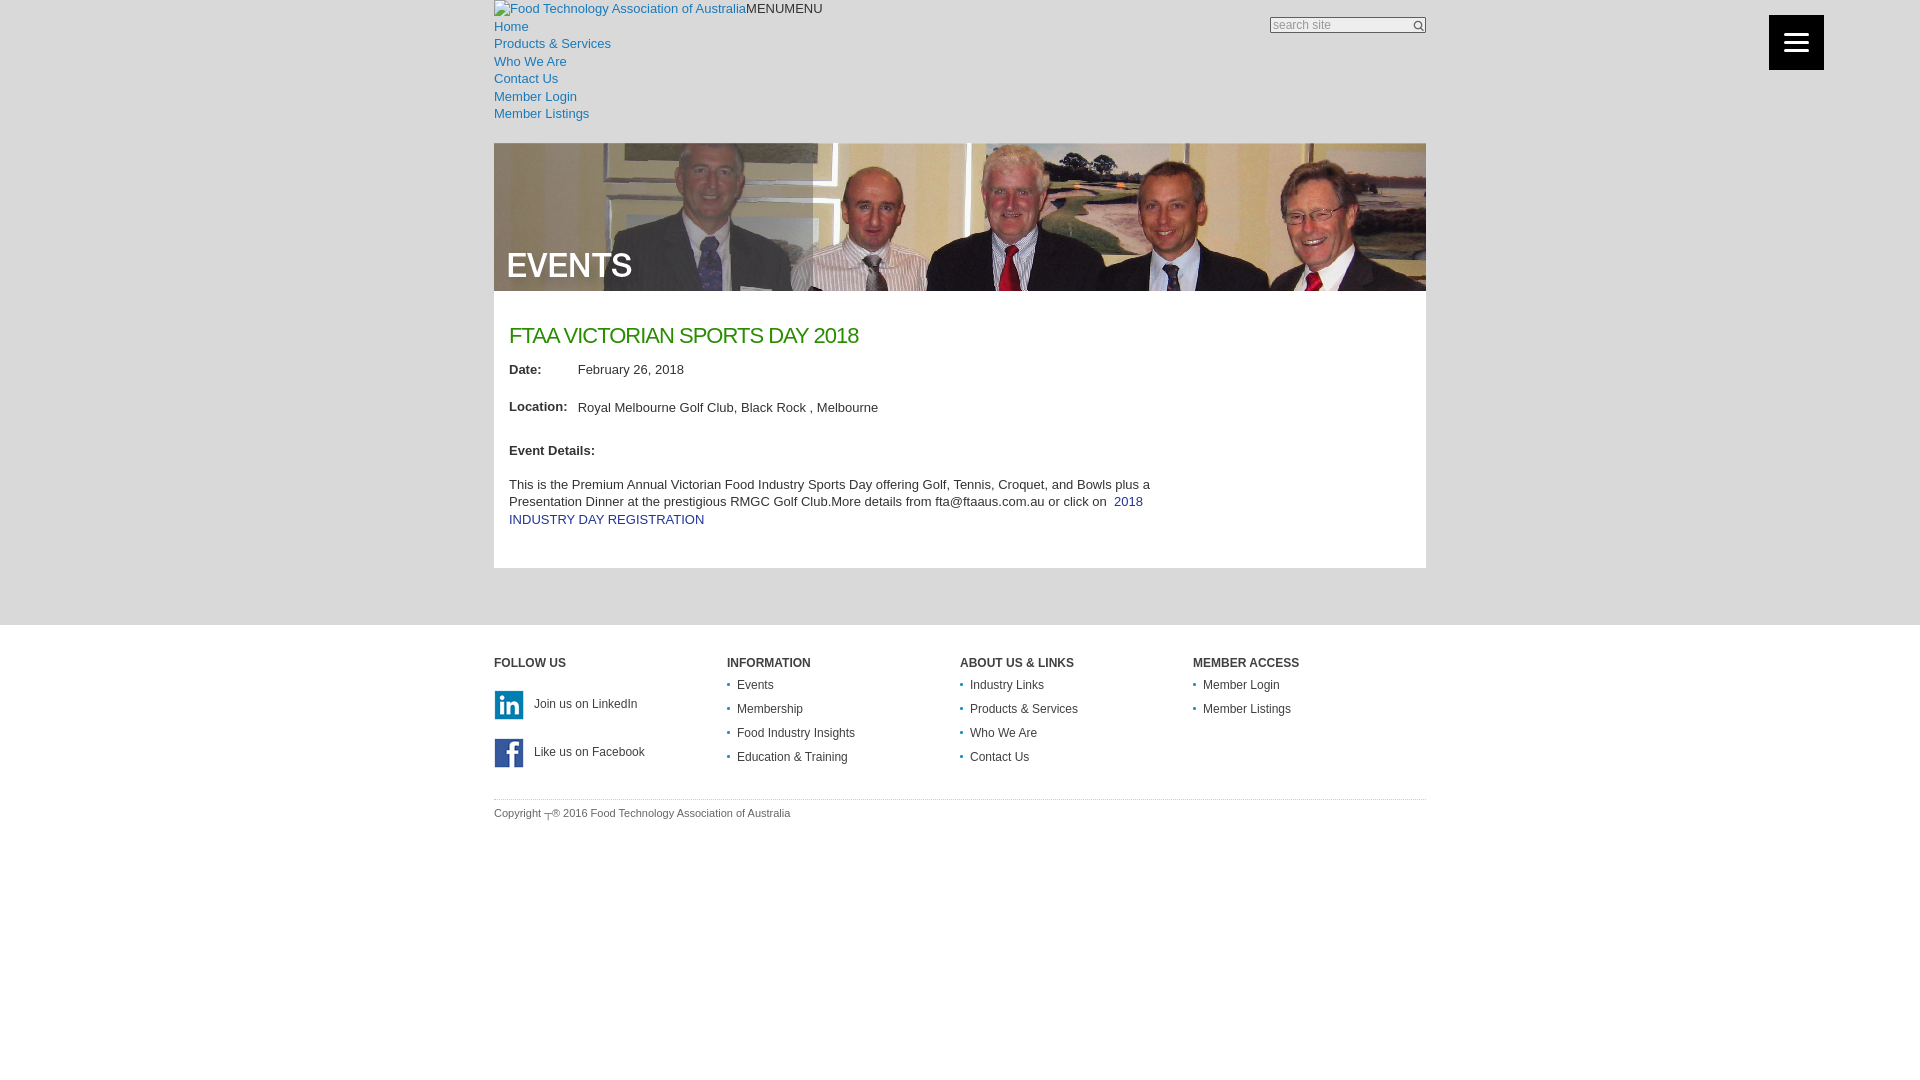 The image size is (1920, 1080). What do you see at coordinates (736, 756) in the screenshot?
I see `'Education & Training'` at bounding box center [736, 756].